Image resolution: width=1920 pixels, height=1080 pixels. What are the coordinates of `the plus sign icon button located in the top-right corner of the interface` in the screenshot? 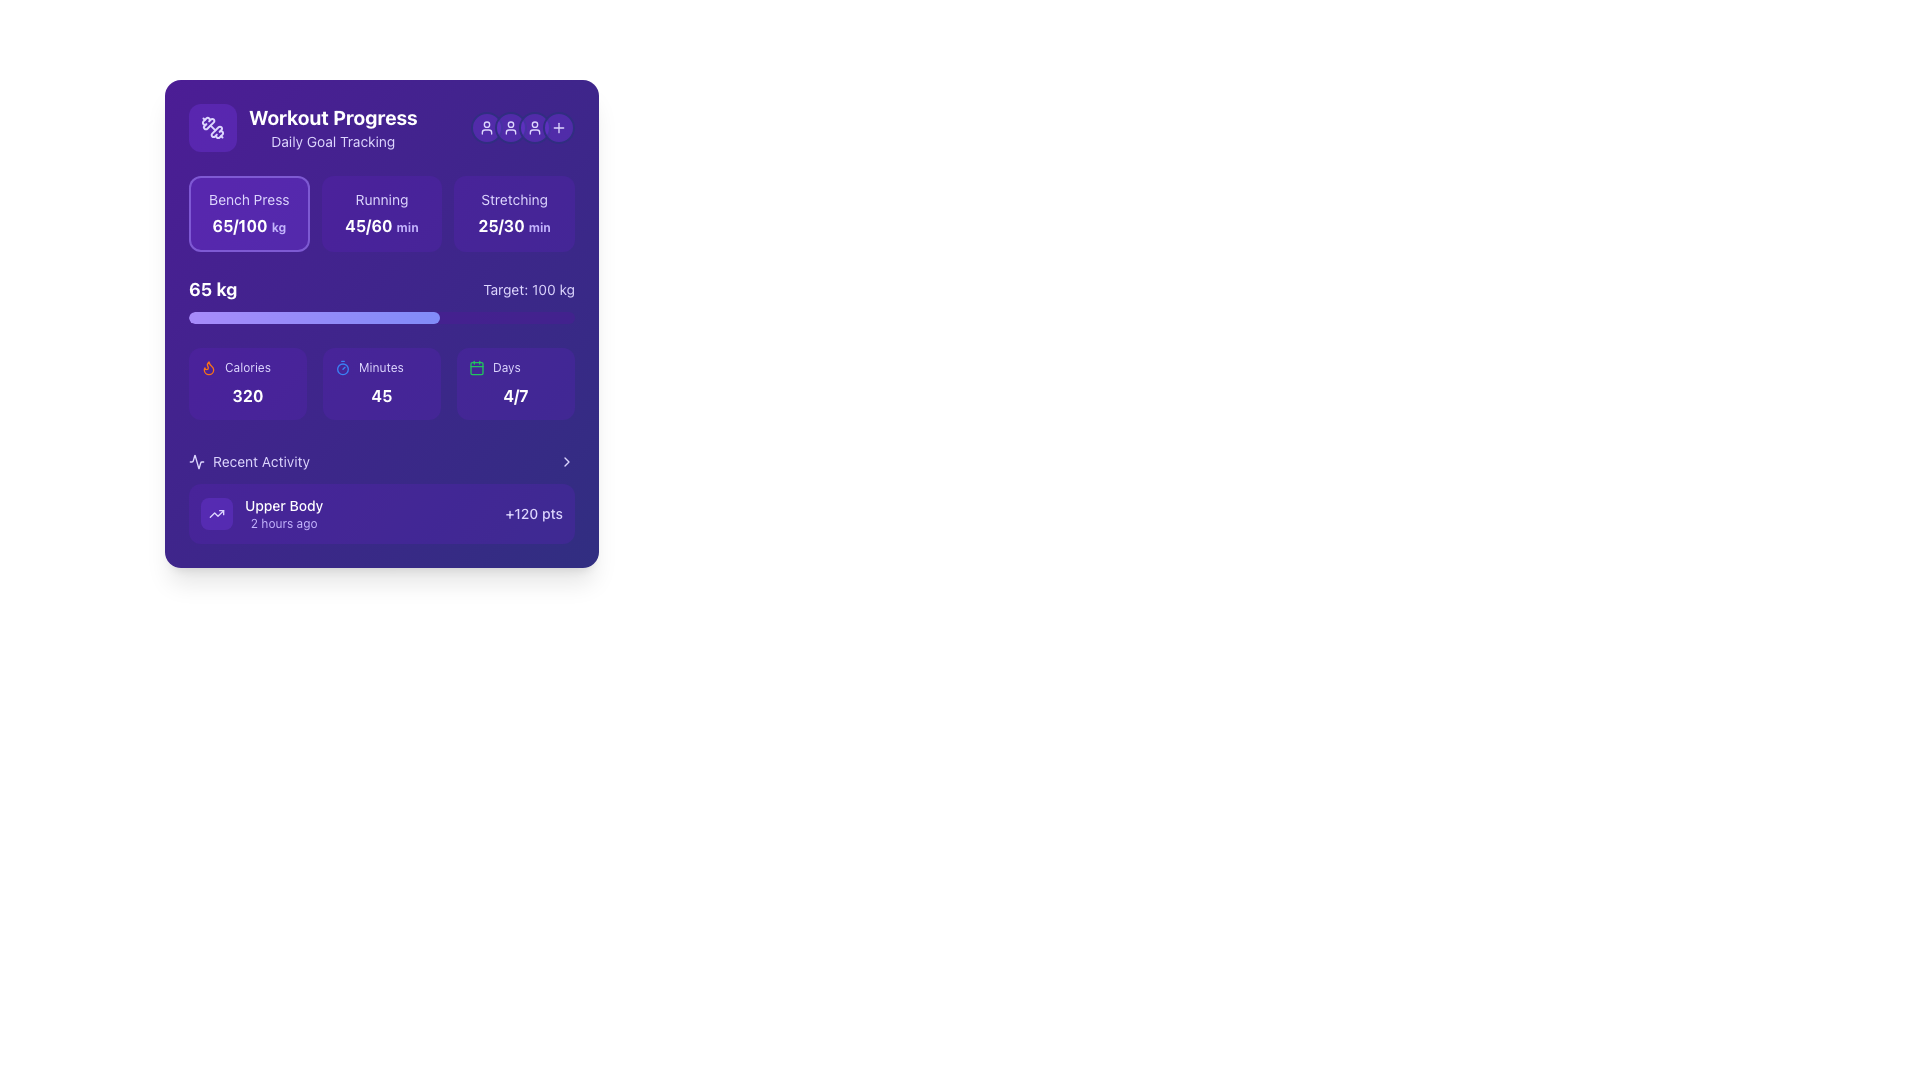 It's located at (558, 127).